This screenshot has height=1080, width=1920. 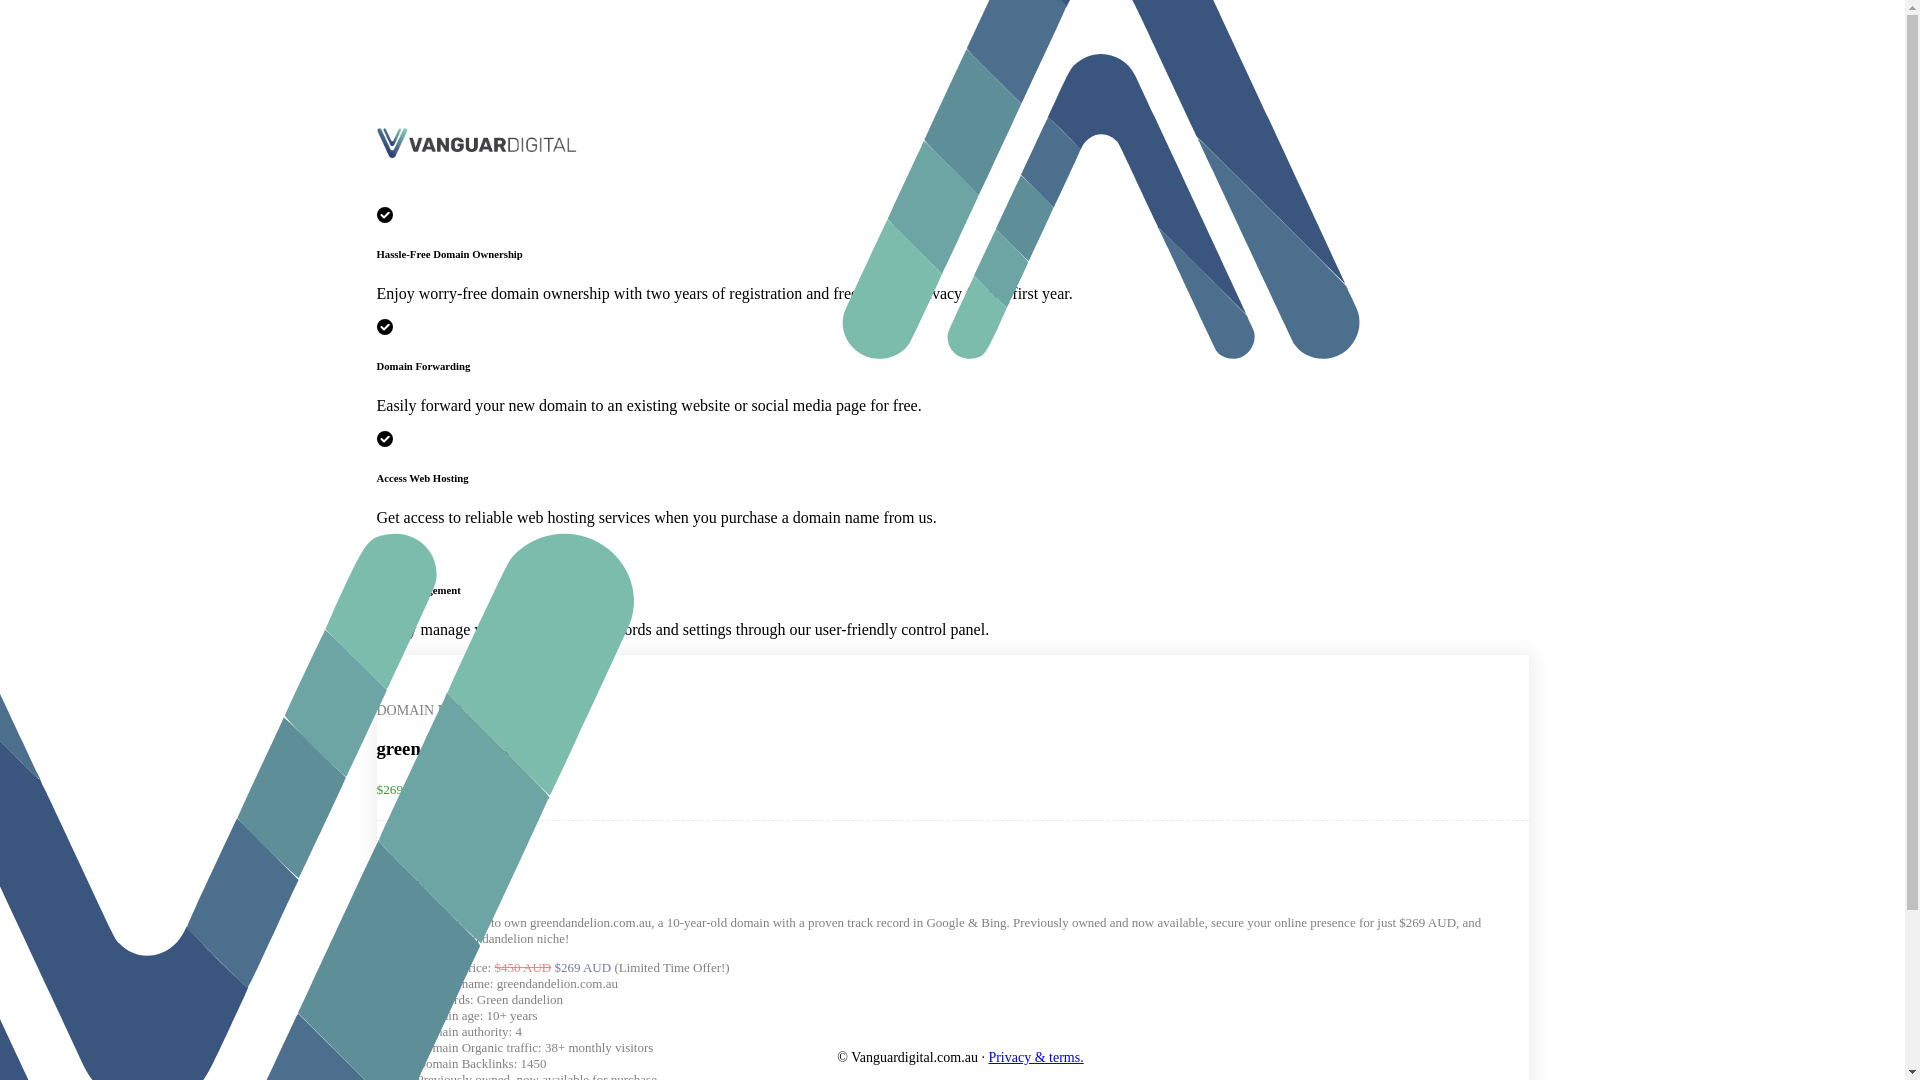 I want to click on 'Privacy & terms.', so click(x=988, y=1056).